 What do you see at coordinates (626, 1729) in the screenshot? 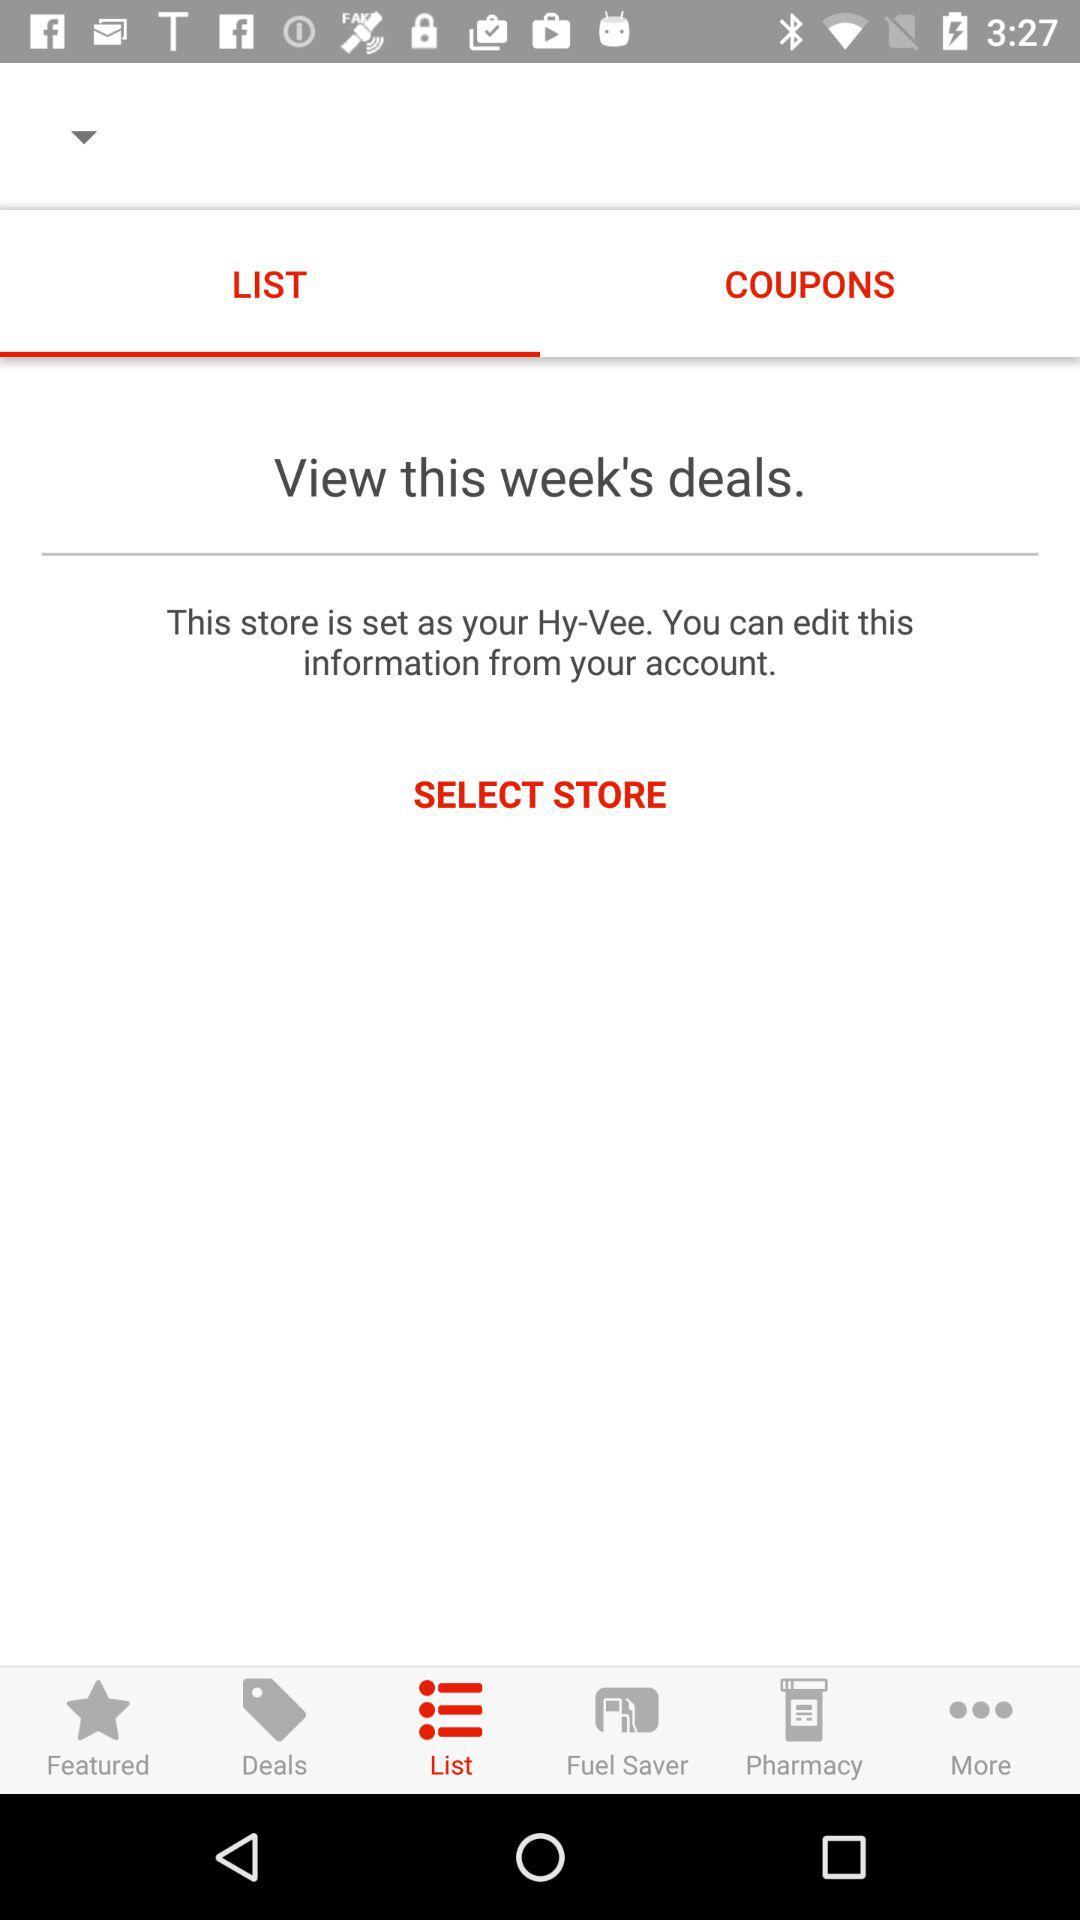
I see `the button on the right next to the list button on the web page` at bounding box center [626, 1729].